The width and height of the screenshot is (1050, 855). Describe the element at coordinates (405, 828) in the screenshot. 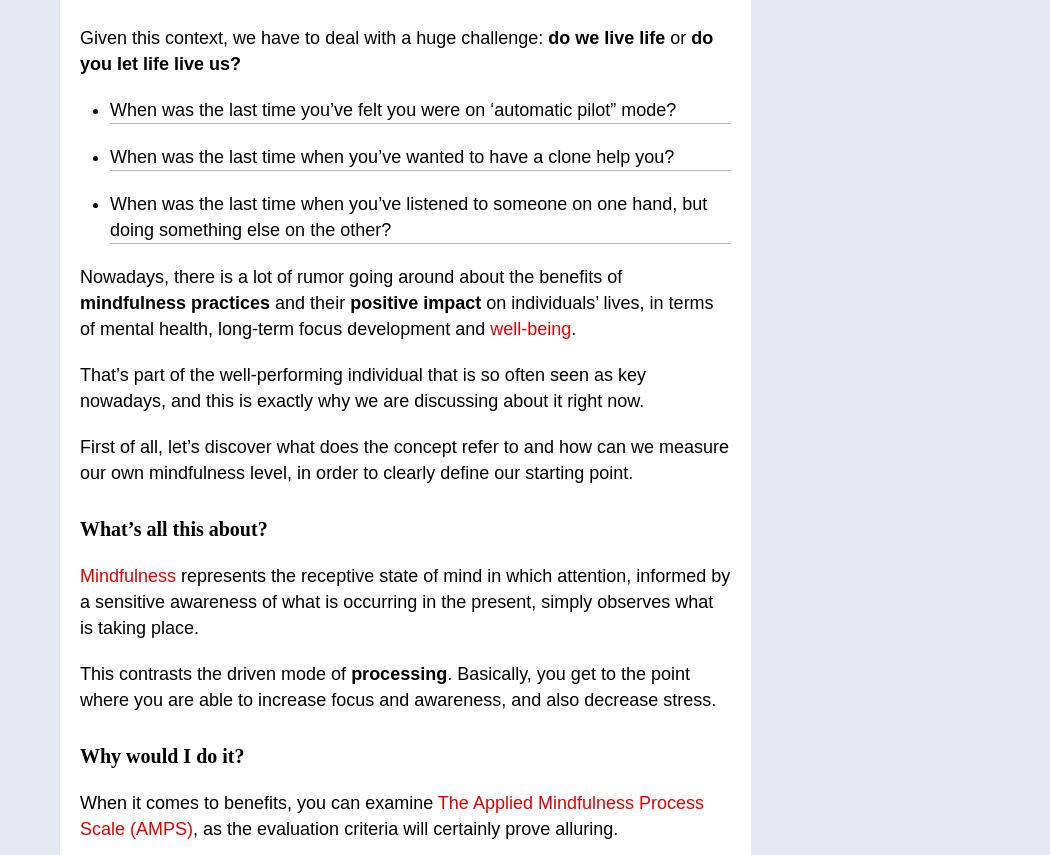

I see `', as the evaluation criteria will certainly prove alluring.'` at that location.